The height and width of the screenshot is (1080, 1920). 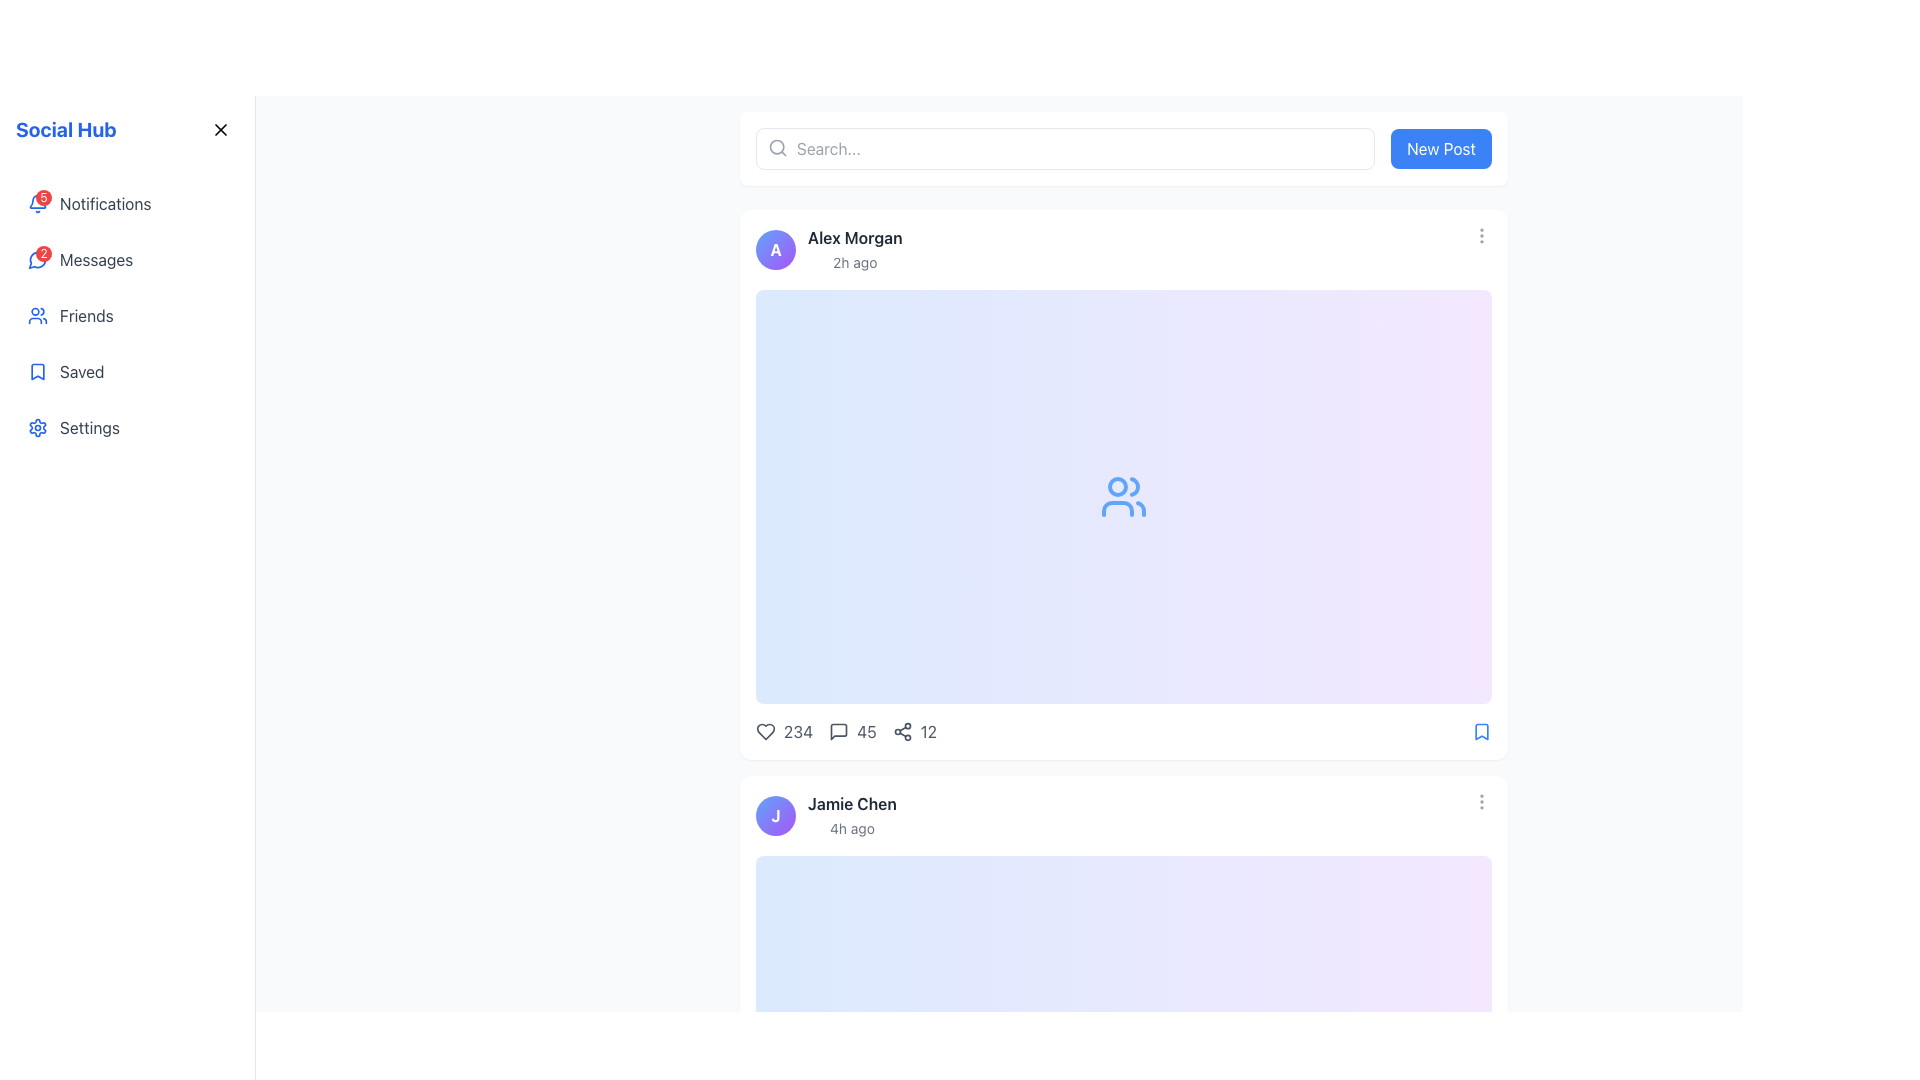 What do you see at coordinates (126, 315) in the screenshot?
I see `the vertical menu list located on the left-hand side of the interface under the 'Social Hub' side panel for additional options` at bounding box center [126, 315].